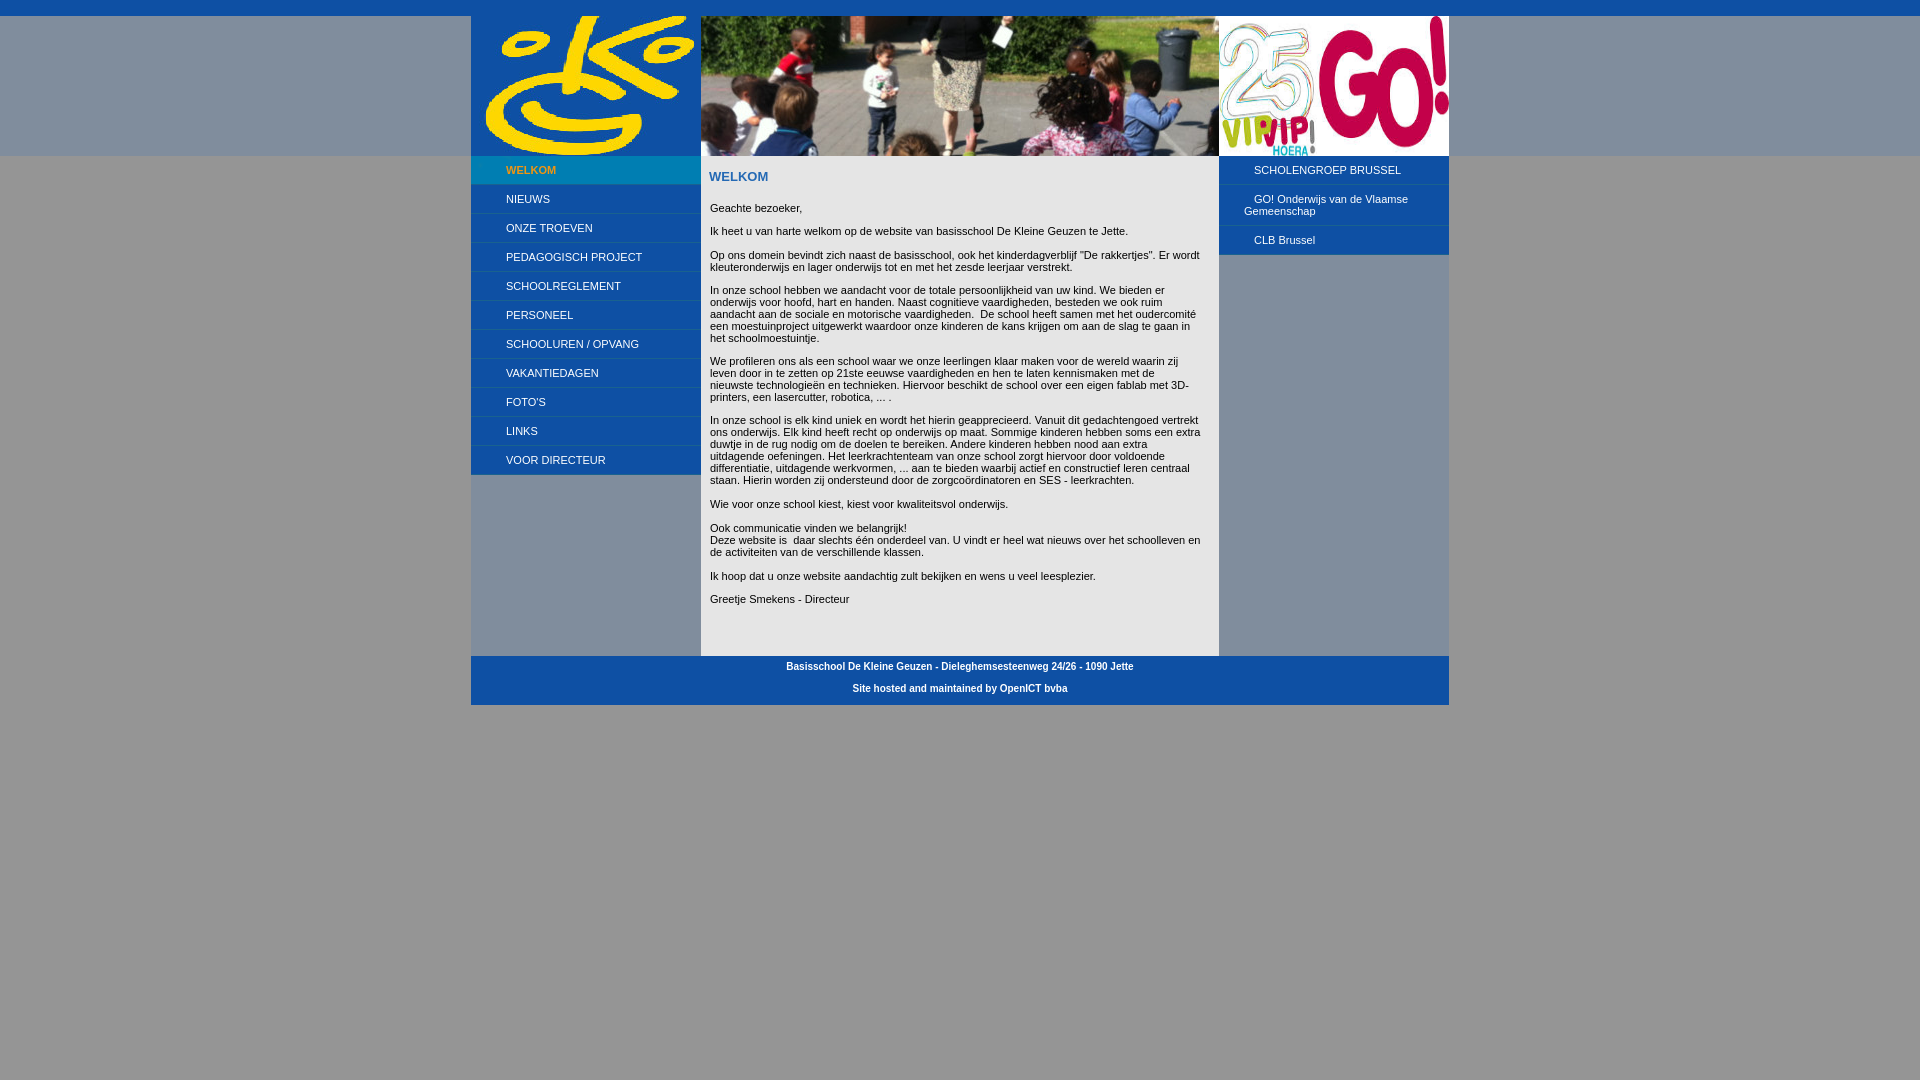 The image size is (1920, 1080). I want to click on 'LINKS', so click(584, 430).